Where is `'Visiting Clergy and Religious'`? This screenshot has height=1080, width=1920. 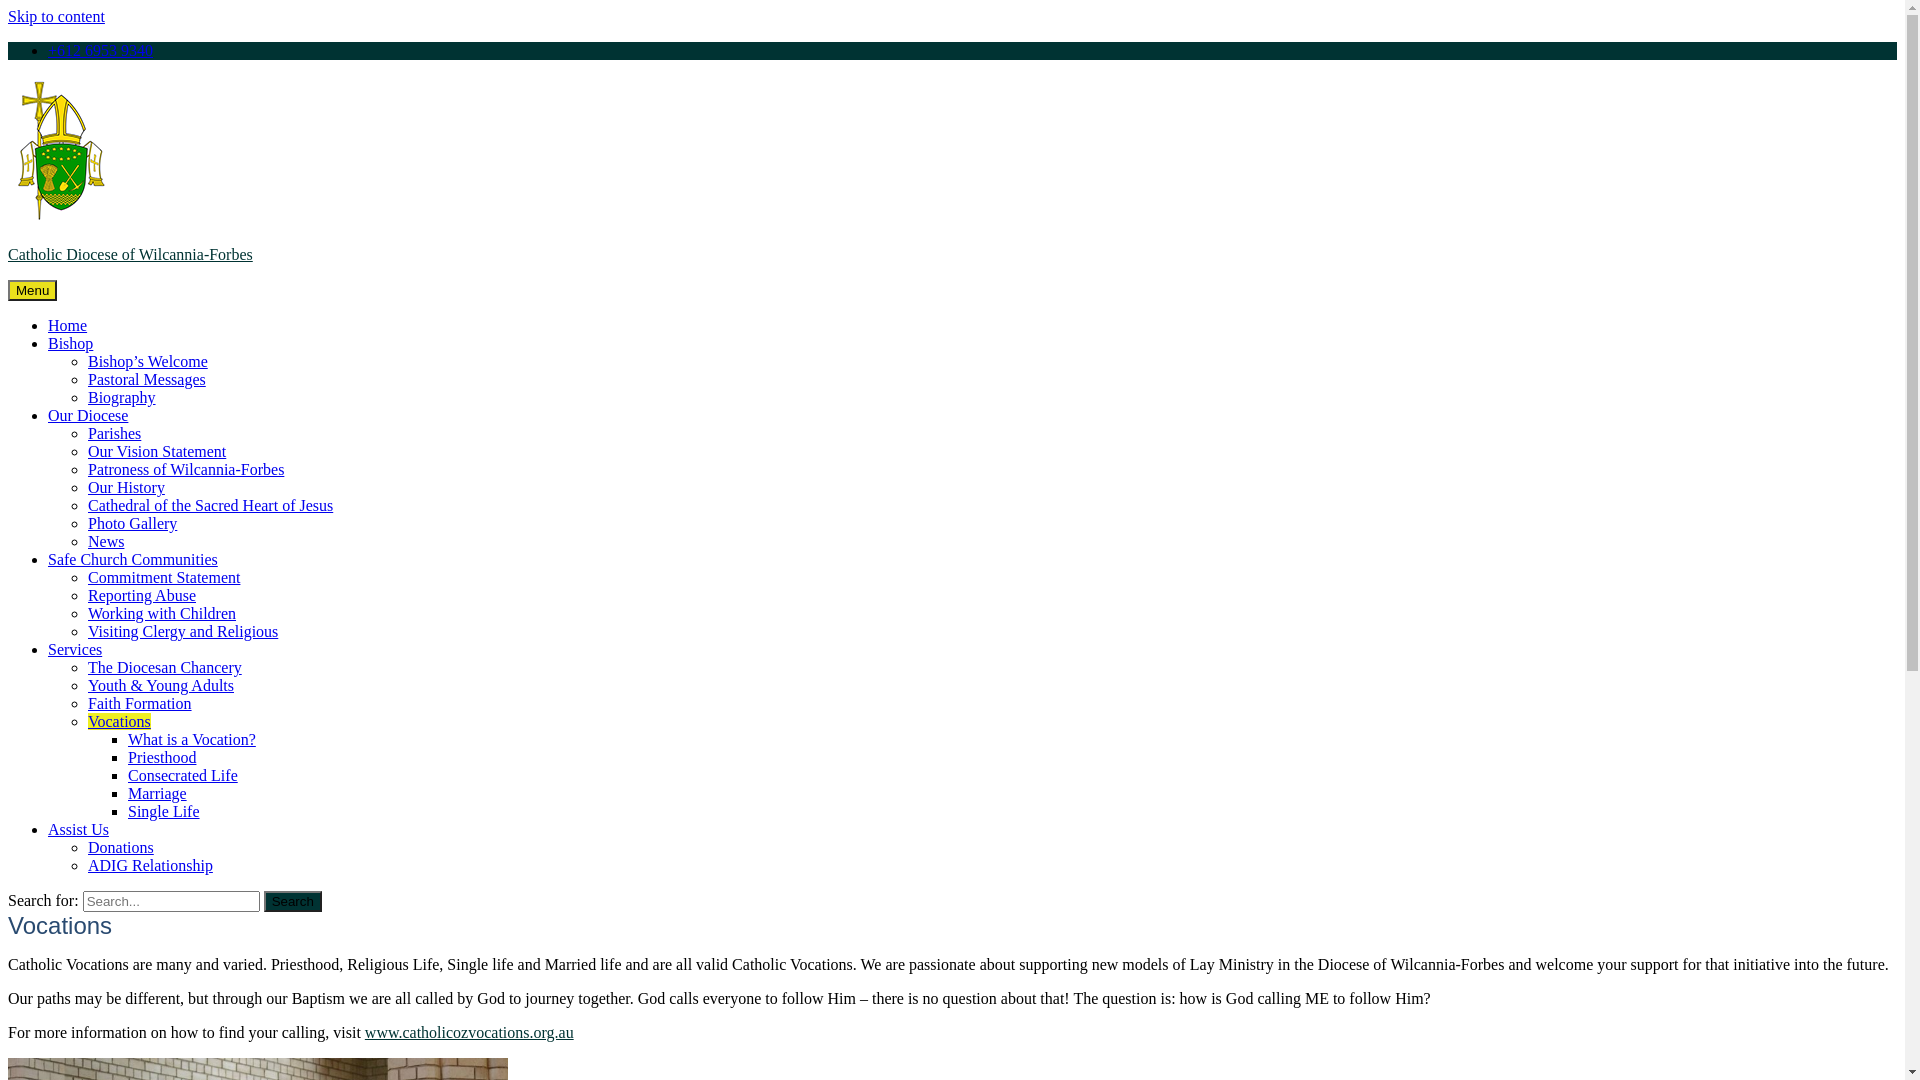 'Visiting Clergy and Religious' is located at coordinates (182, 631).